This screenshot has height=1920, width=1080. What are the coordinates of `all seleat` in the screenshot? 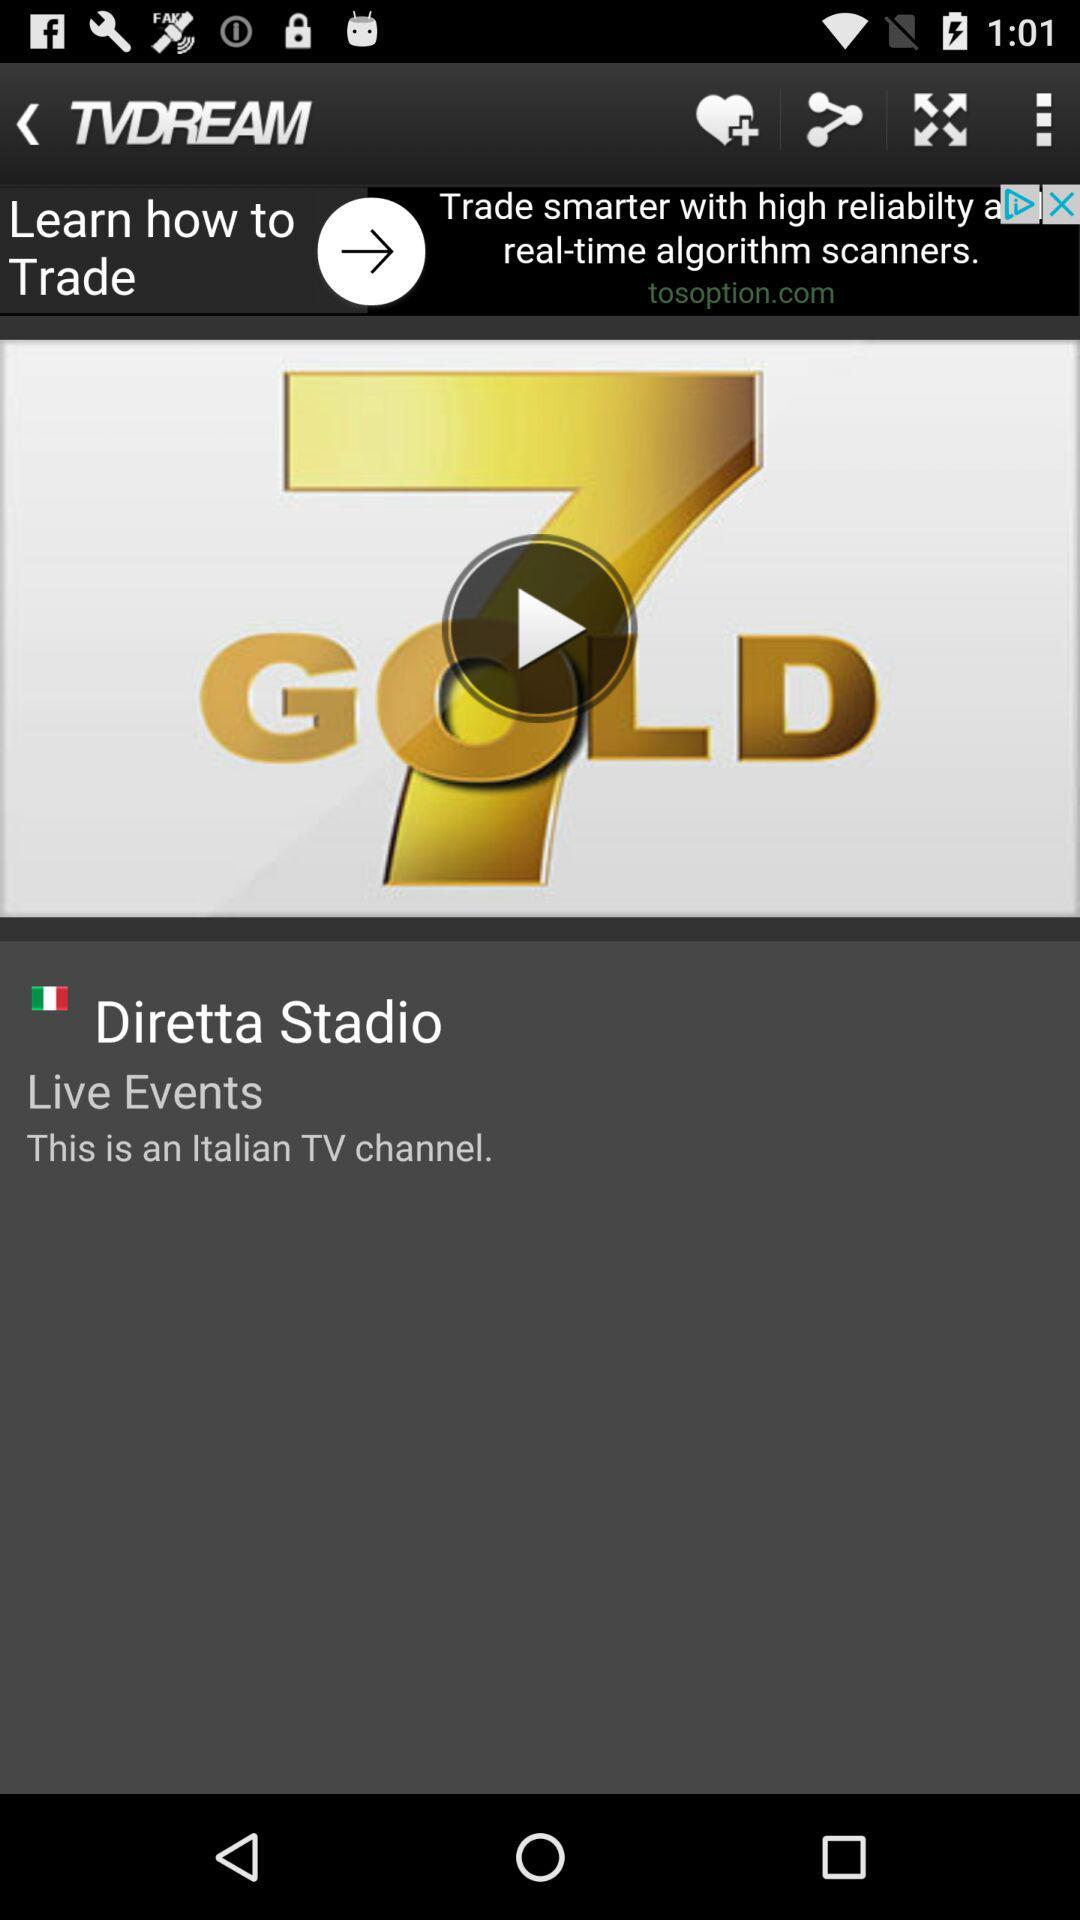 It's located at (940, 118).